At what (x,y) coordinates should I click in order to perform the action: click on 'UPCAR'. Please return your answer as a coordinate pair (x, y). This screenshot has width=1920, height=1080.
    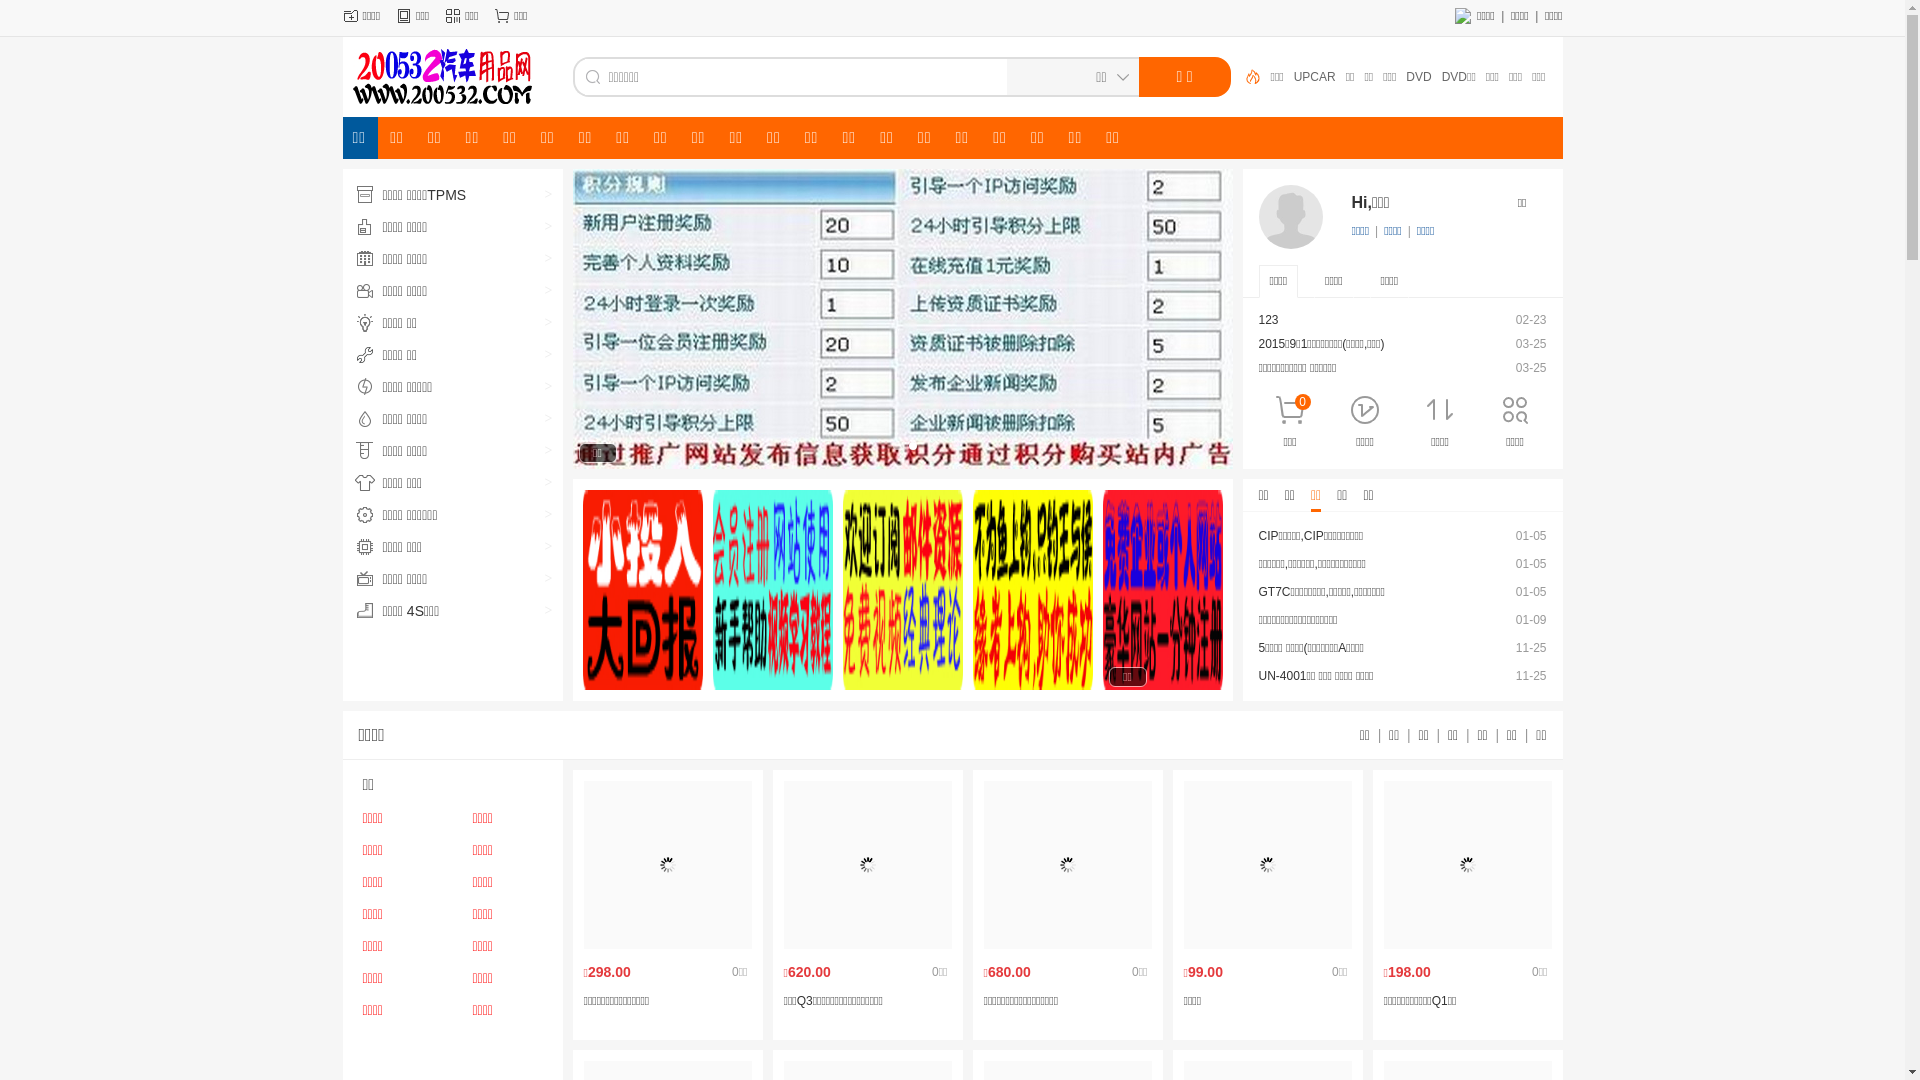
    Looking at the image, I should click on (1356, 76).